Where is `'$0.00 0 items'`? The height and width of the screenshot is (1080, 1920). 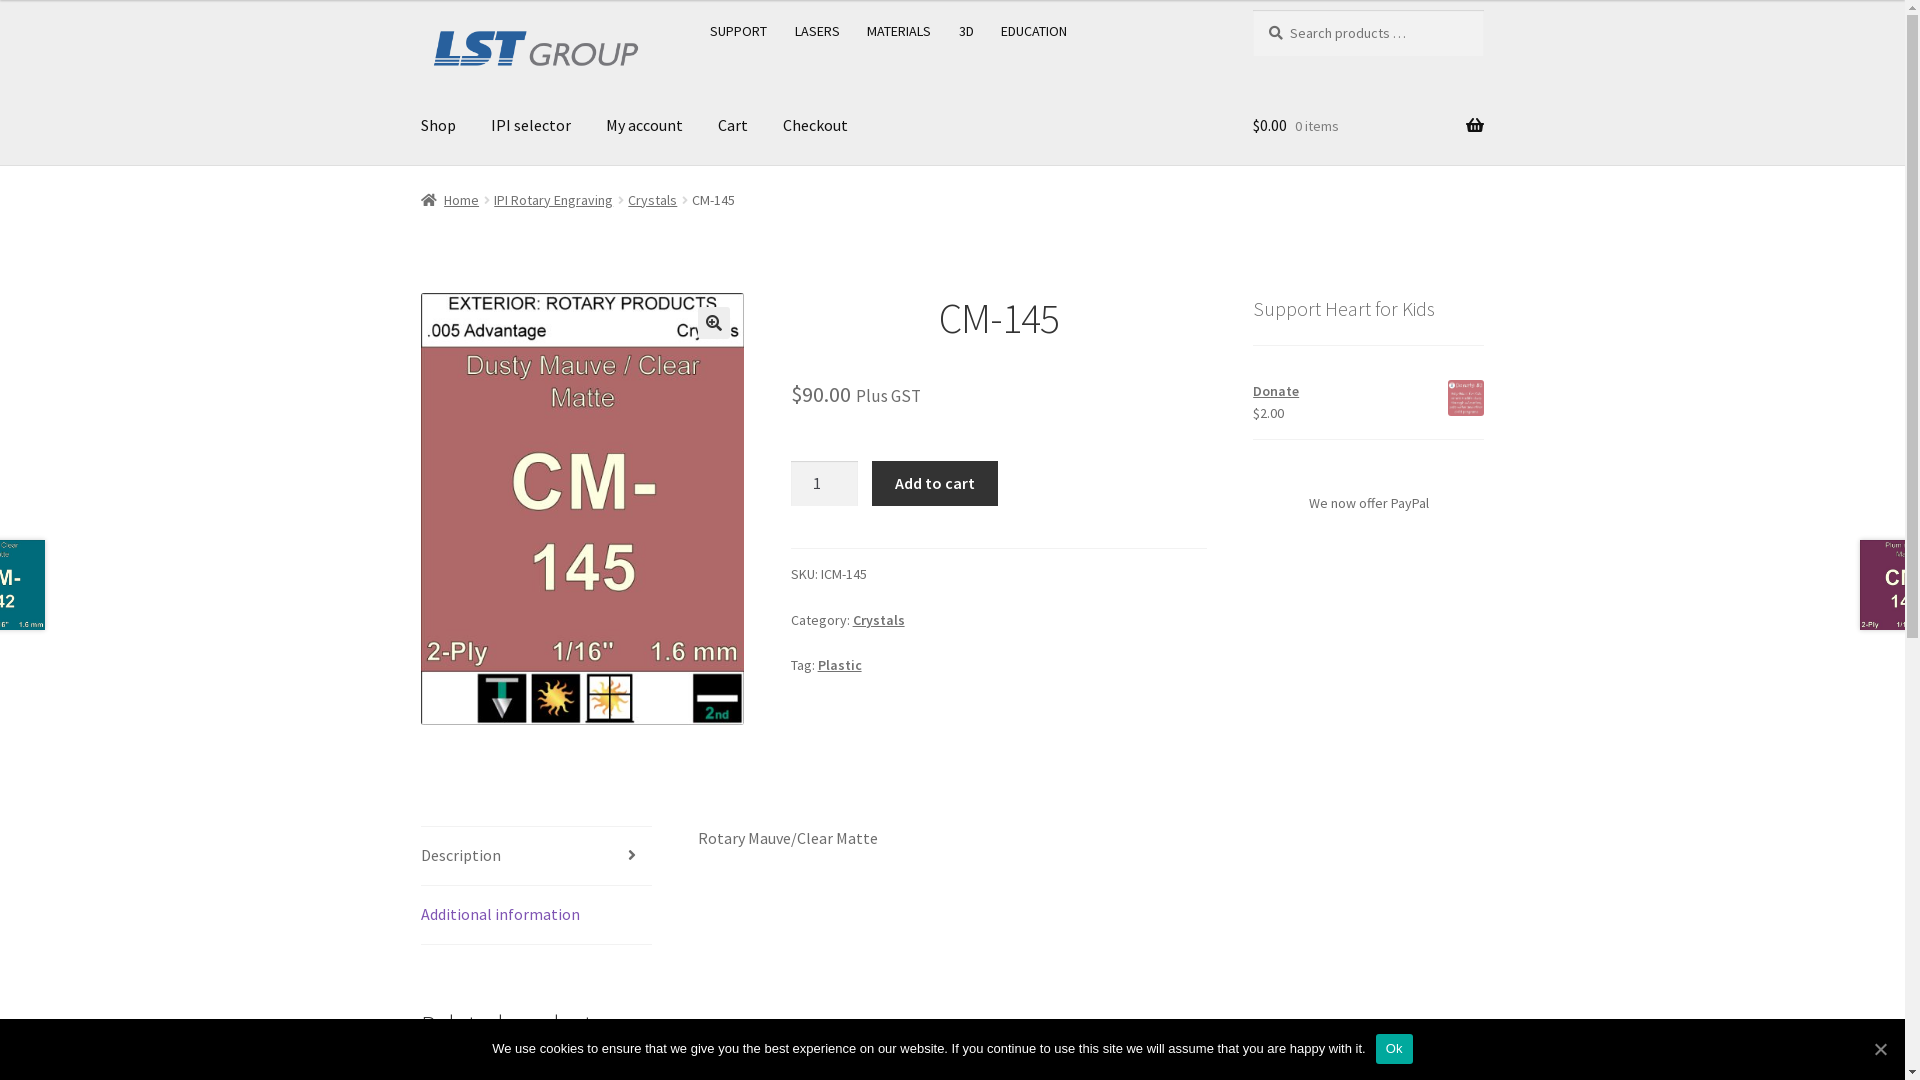
'$0.00 0 items' is located at coordinates (1367, 126).